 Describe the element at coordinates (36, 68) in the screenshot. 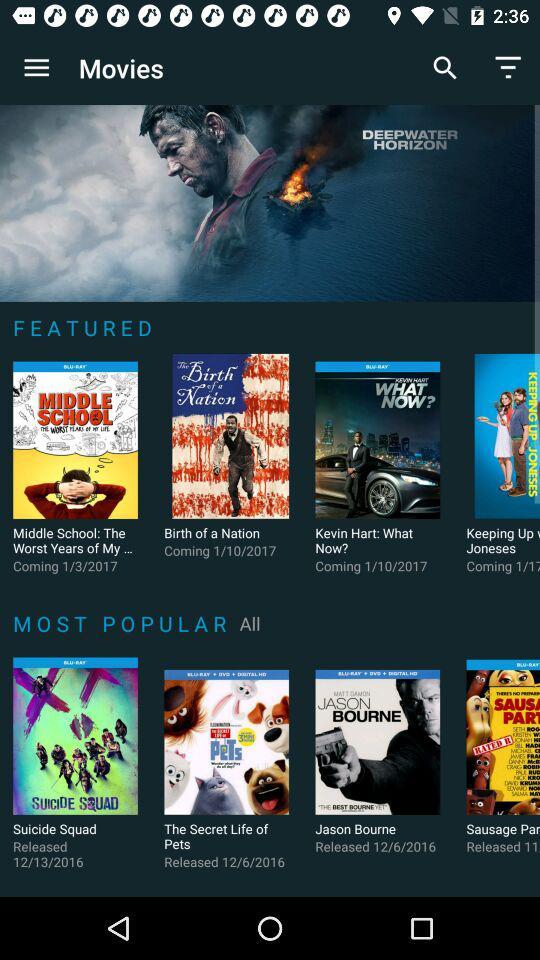

I see `the icon next to the movies` at that location.